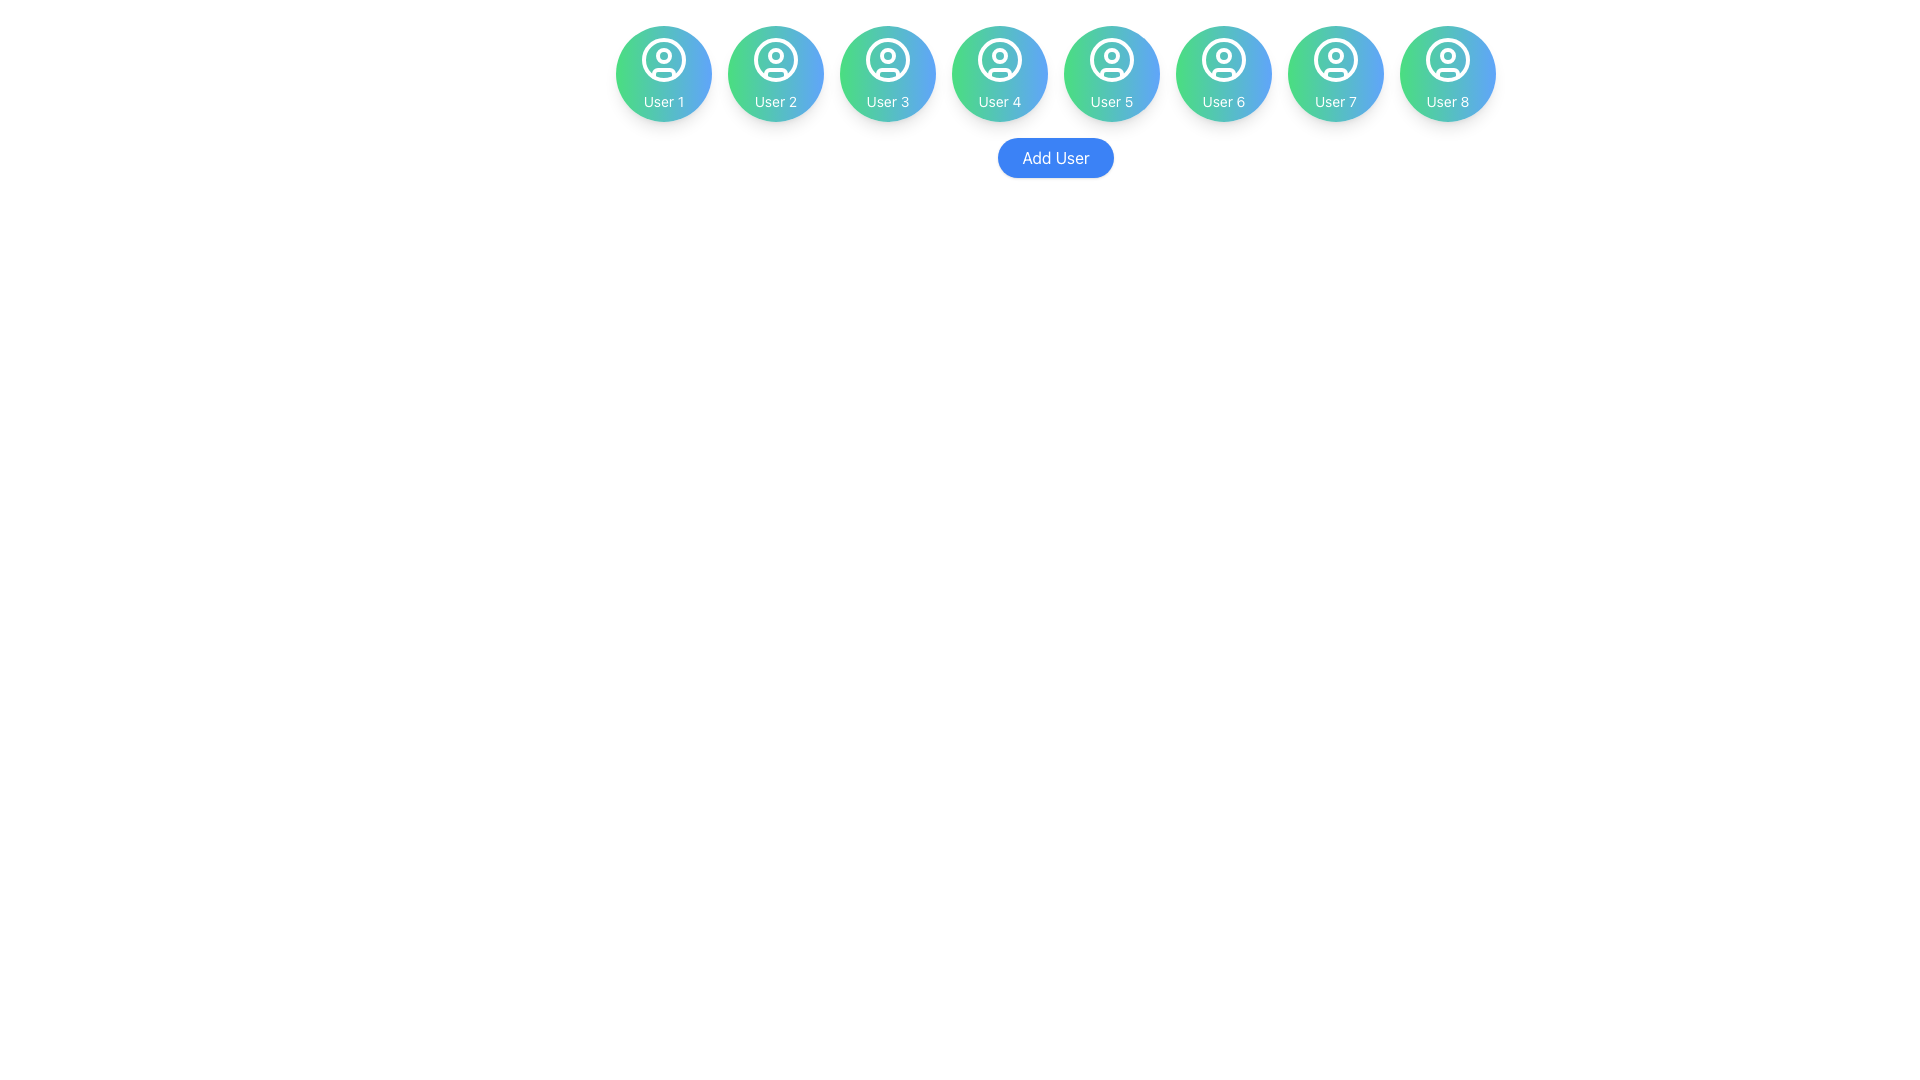  I want to click on the user profile icon for 'User 6', so click(1223, 59).